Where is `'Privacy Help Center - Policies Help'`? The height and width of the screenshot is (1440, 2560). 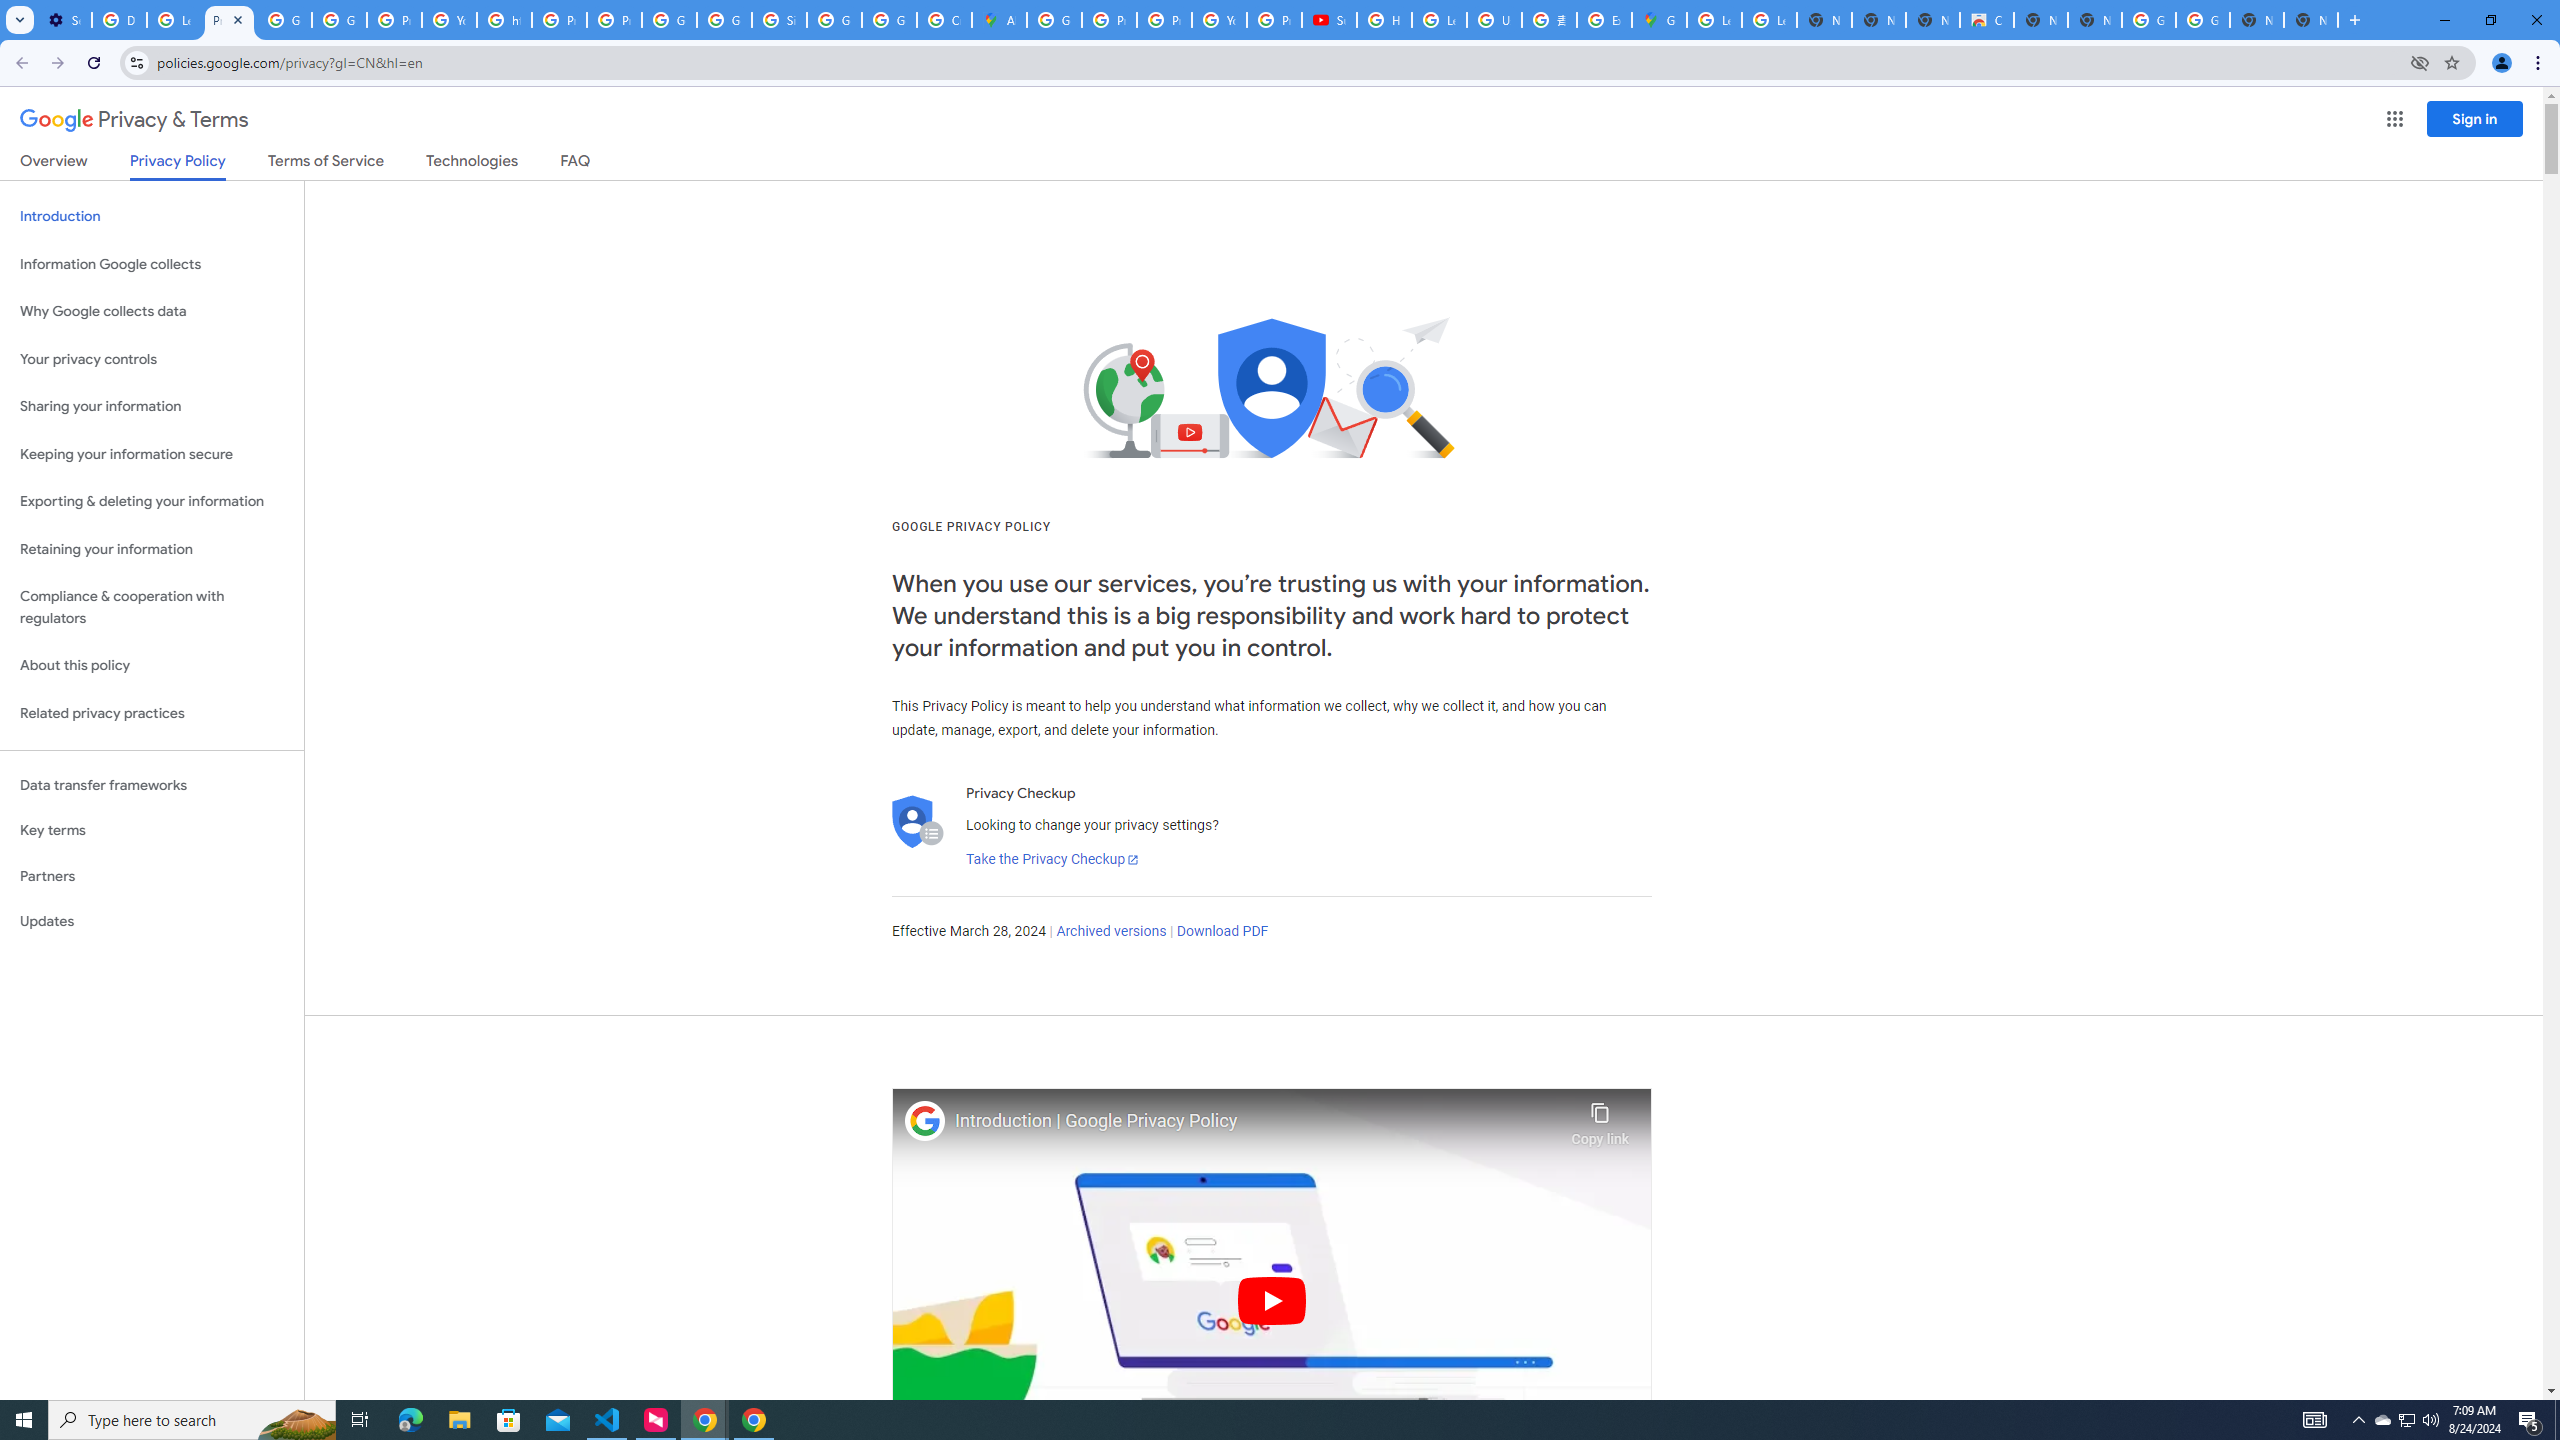
'Privacy Help Center - Policies Help' is located at coordinates (1163, 19).